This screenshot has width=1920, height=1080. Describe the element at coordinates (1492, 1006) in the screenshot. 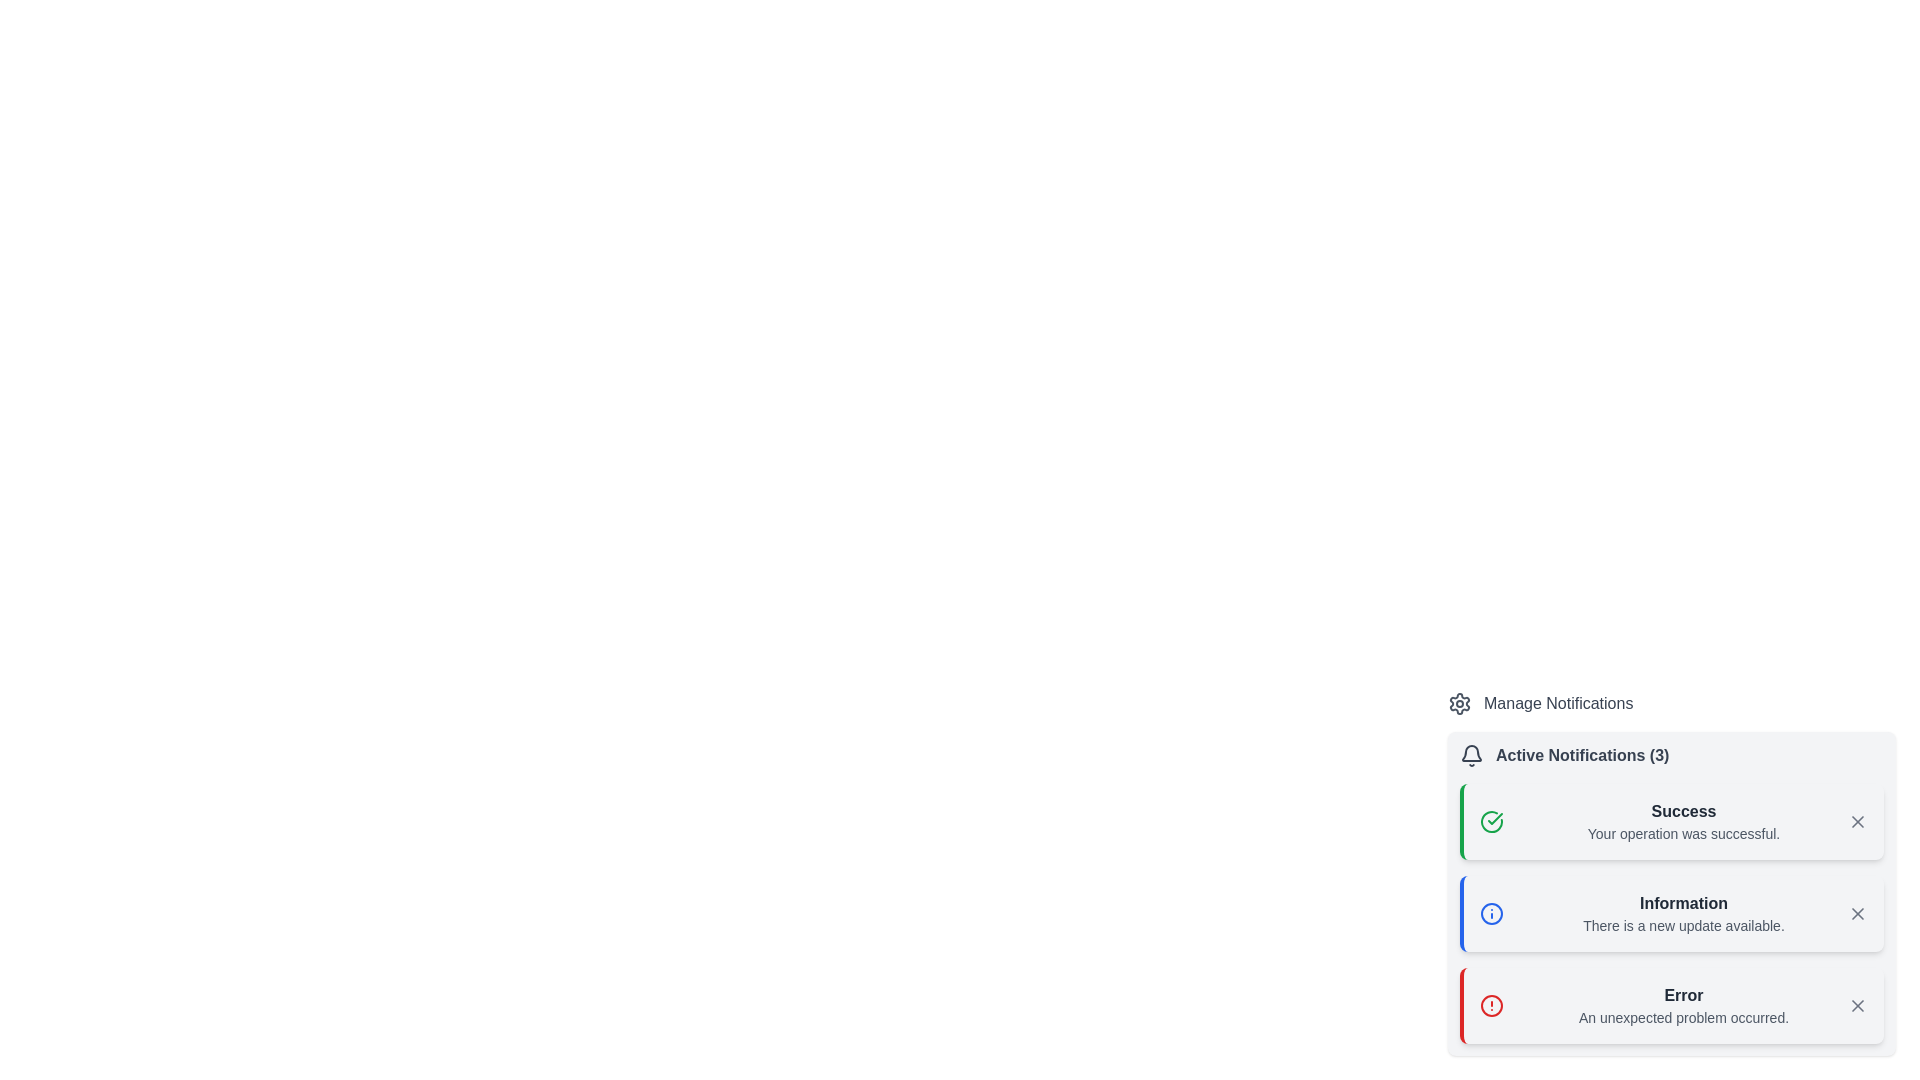

I see `the SVG graphical element with a circle shape that serves as the visual indicator for the 'Error' notification, located to the left of the notification text 'An unexpected problem occurred.'` at that location.